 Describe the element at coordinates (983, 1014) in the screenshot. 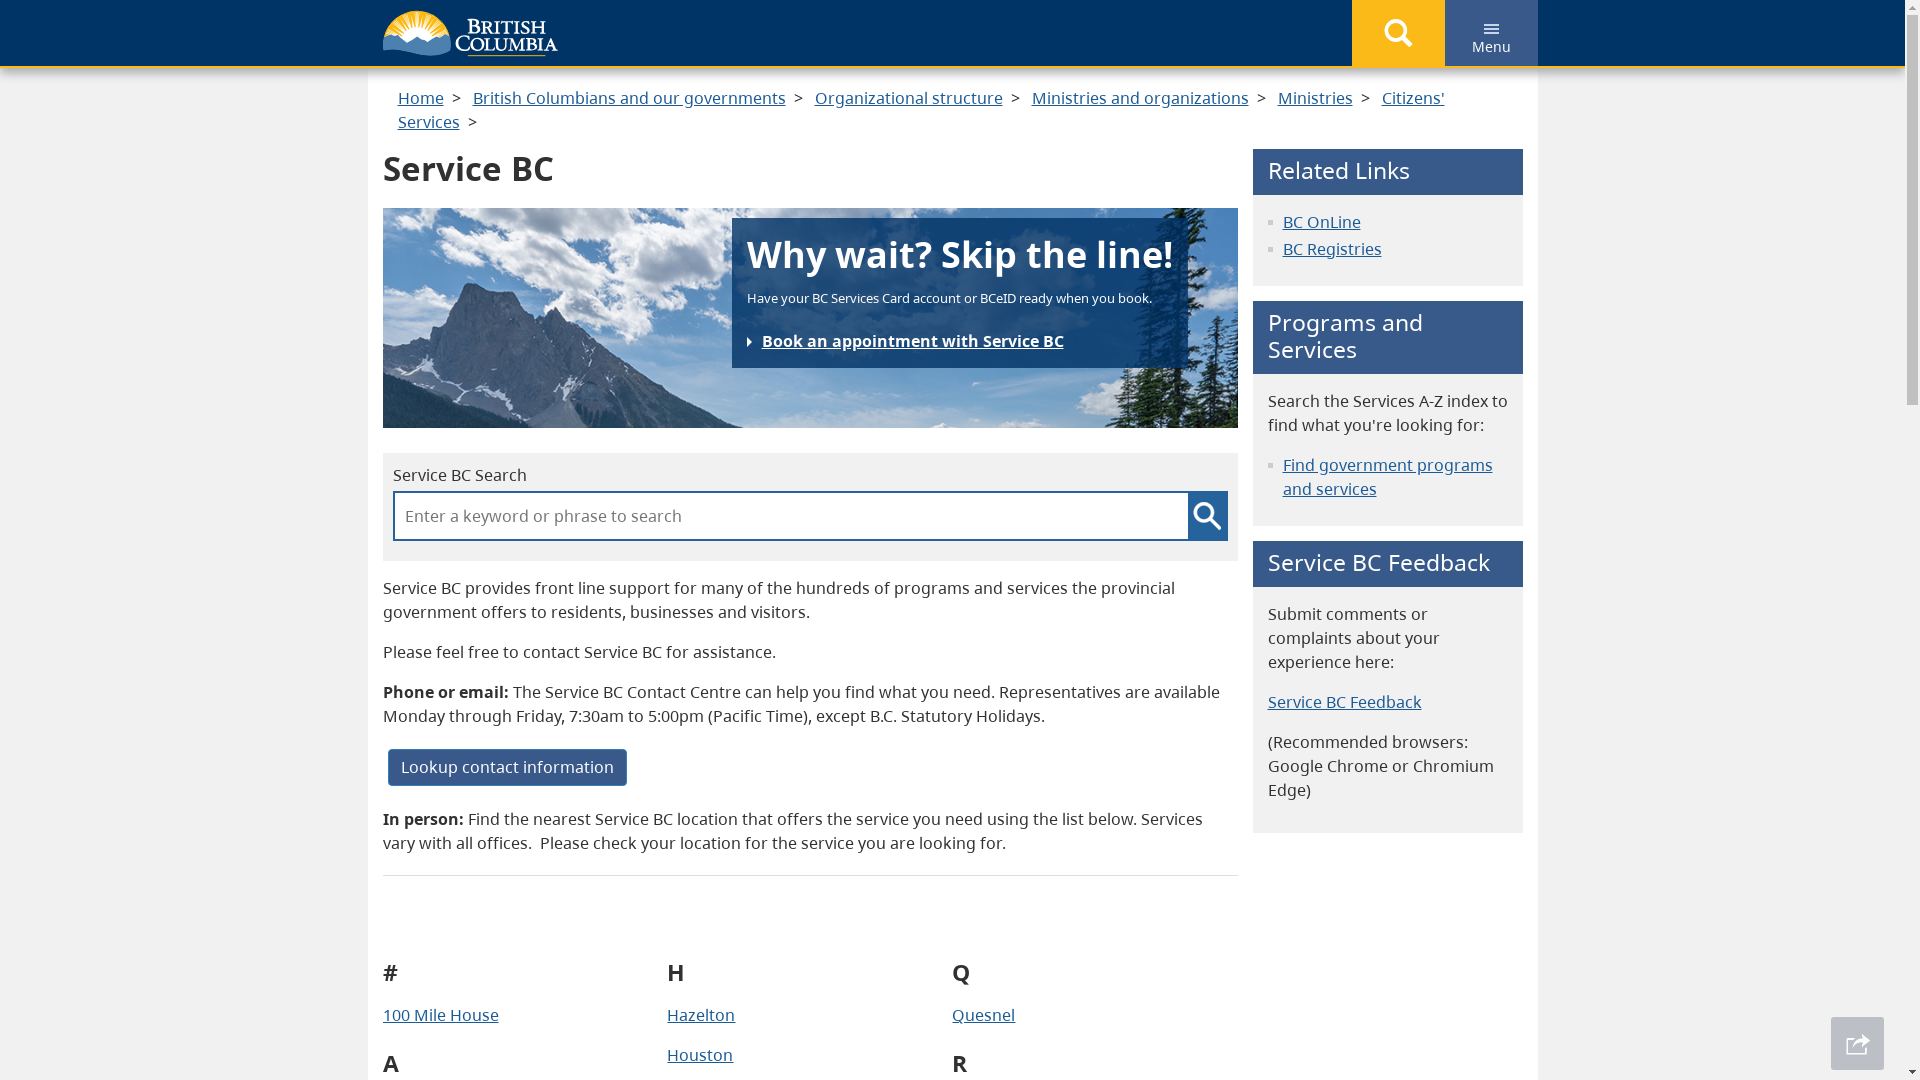

I see `'Quesnel'` at that location.